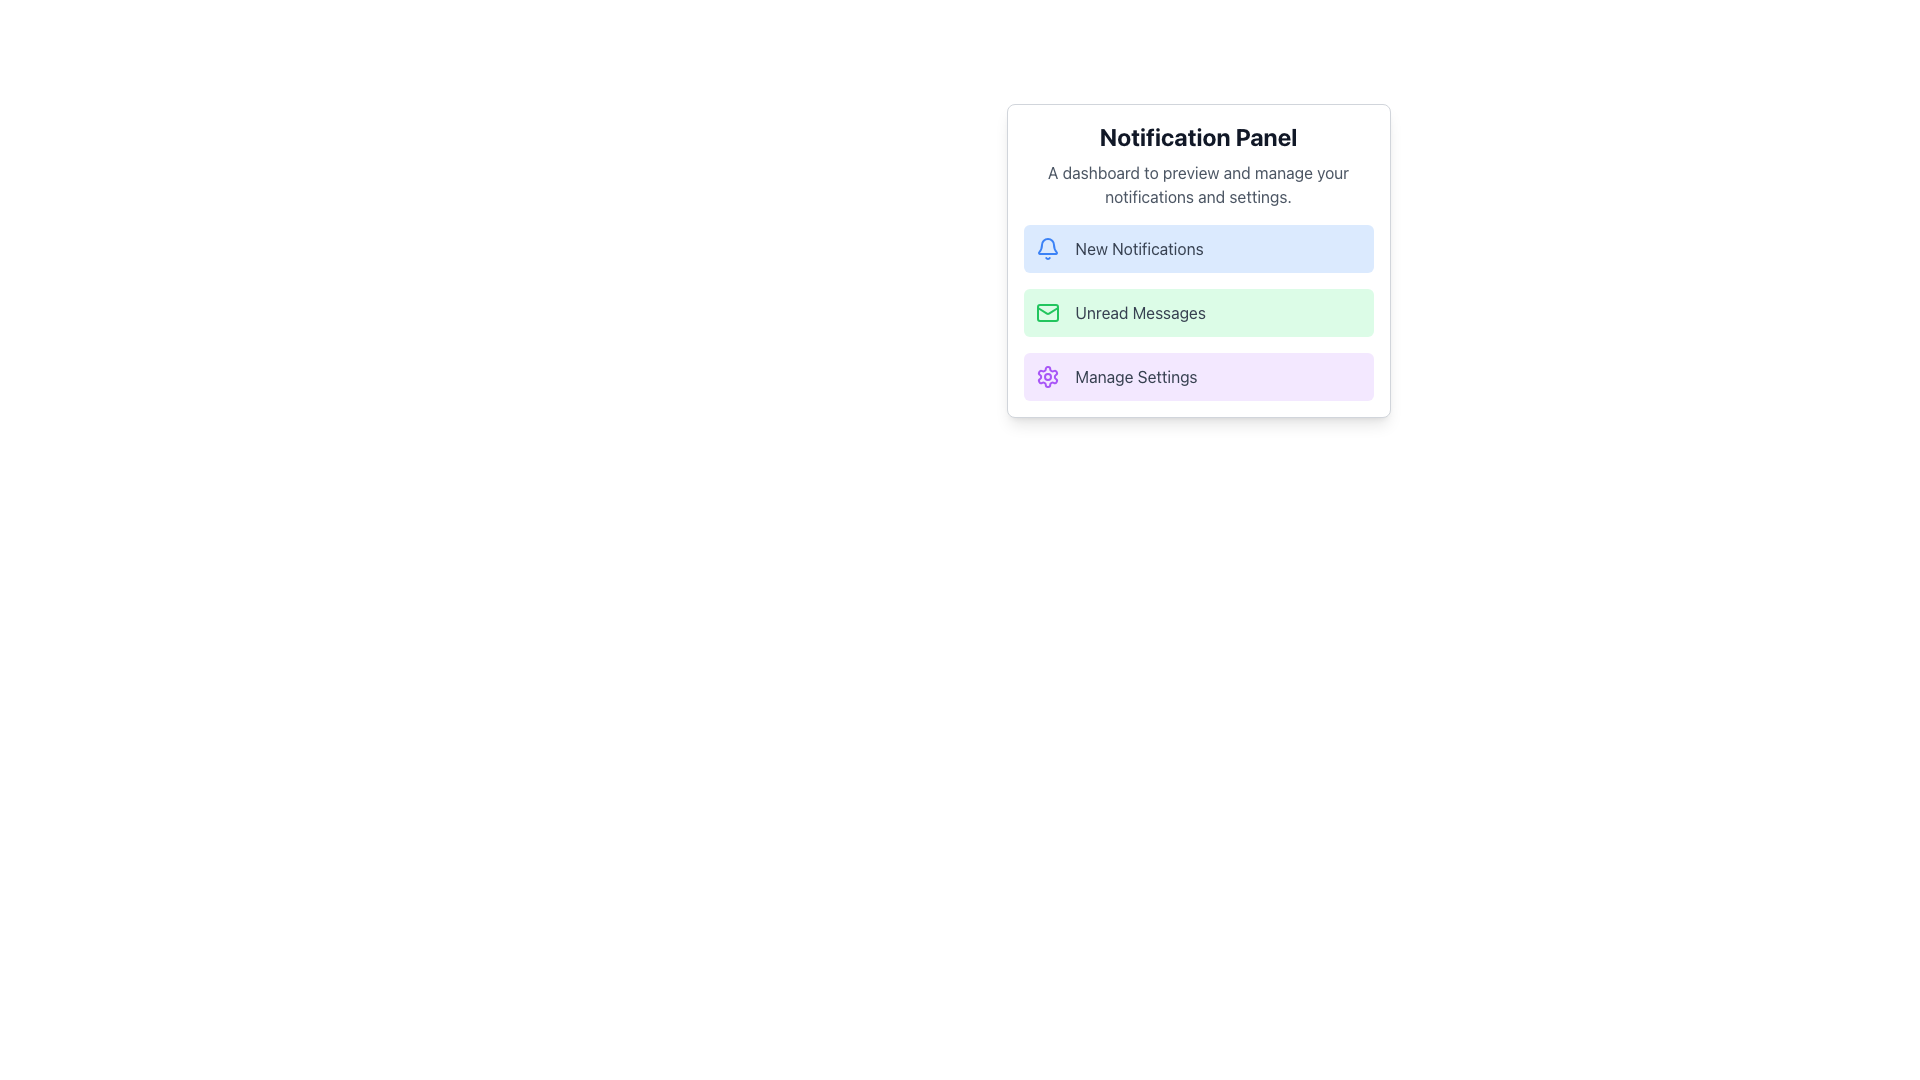 The height and width of the screenshot is (1080, 1920). What do you see at coordinates (1139, 248) in the screenshot?
I see `the 'New Notifications' text label, which is styled with a gray font and positioned within a light blue rectangular background, located to the right of a bell icon` at bounding box center [1139, 248].